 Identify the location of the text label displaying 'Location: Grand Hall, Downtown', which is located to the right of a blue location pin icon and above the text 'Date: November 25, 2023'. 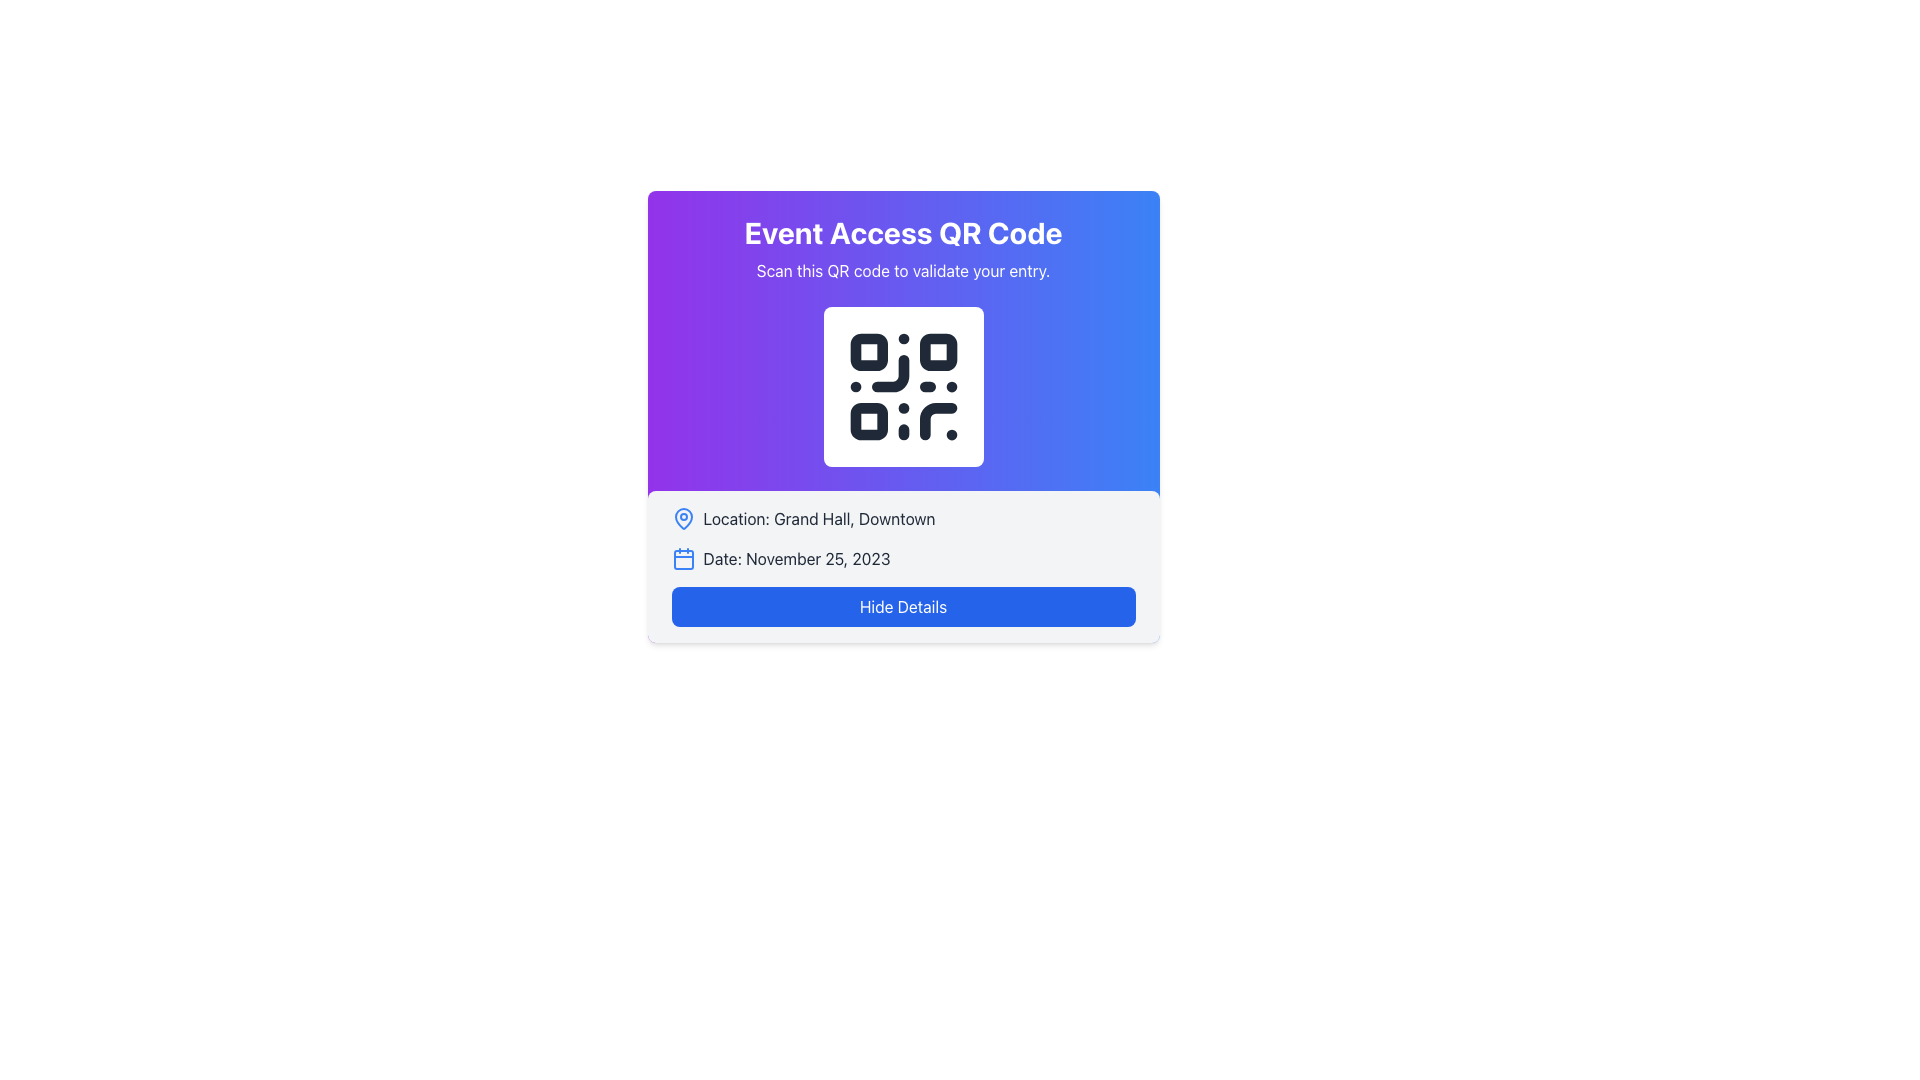
(819, 518).